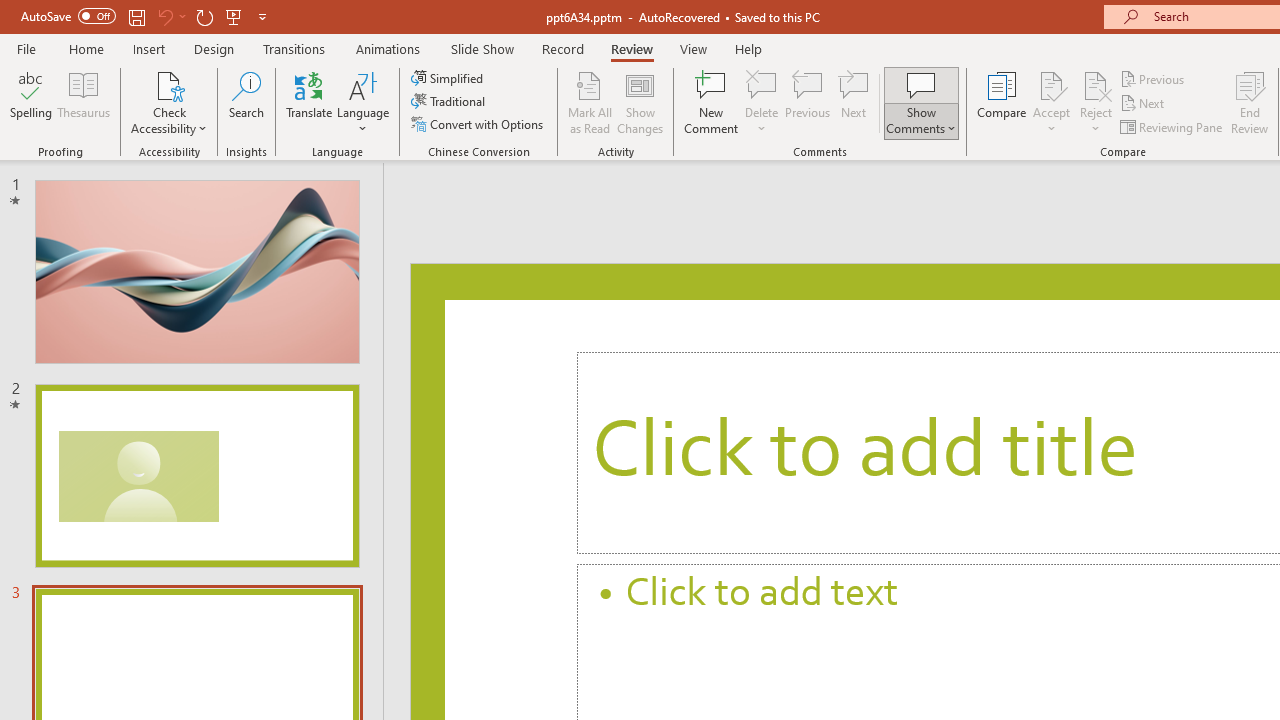 Image resolution: width=1280 pixels, height=720 pixels. What do you see at coordinates (640, 103) in the screenshot?
I see `'Show Changes'` at bounding box center [640, 103].